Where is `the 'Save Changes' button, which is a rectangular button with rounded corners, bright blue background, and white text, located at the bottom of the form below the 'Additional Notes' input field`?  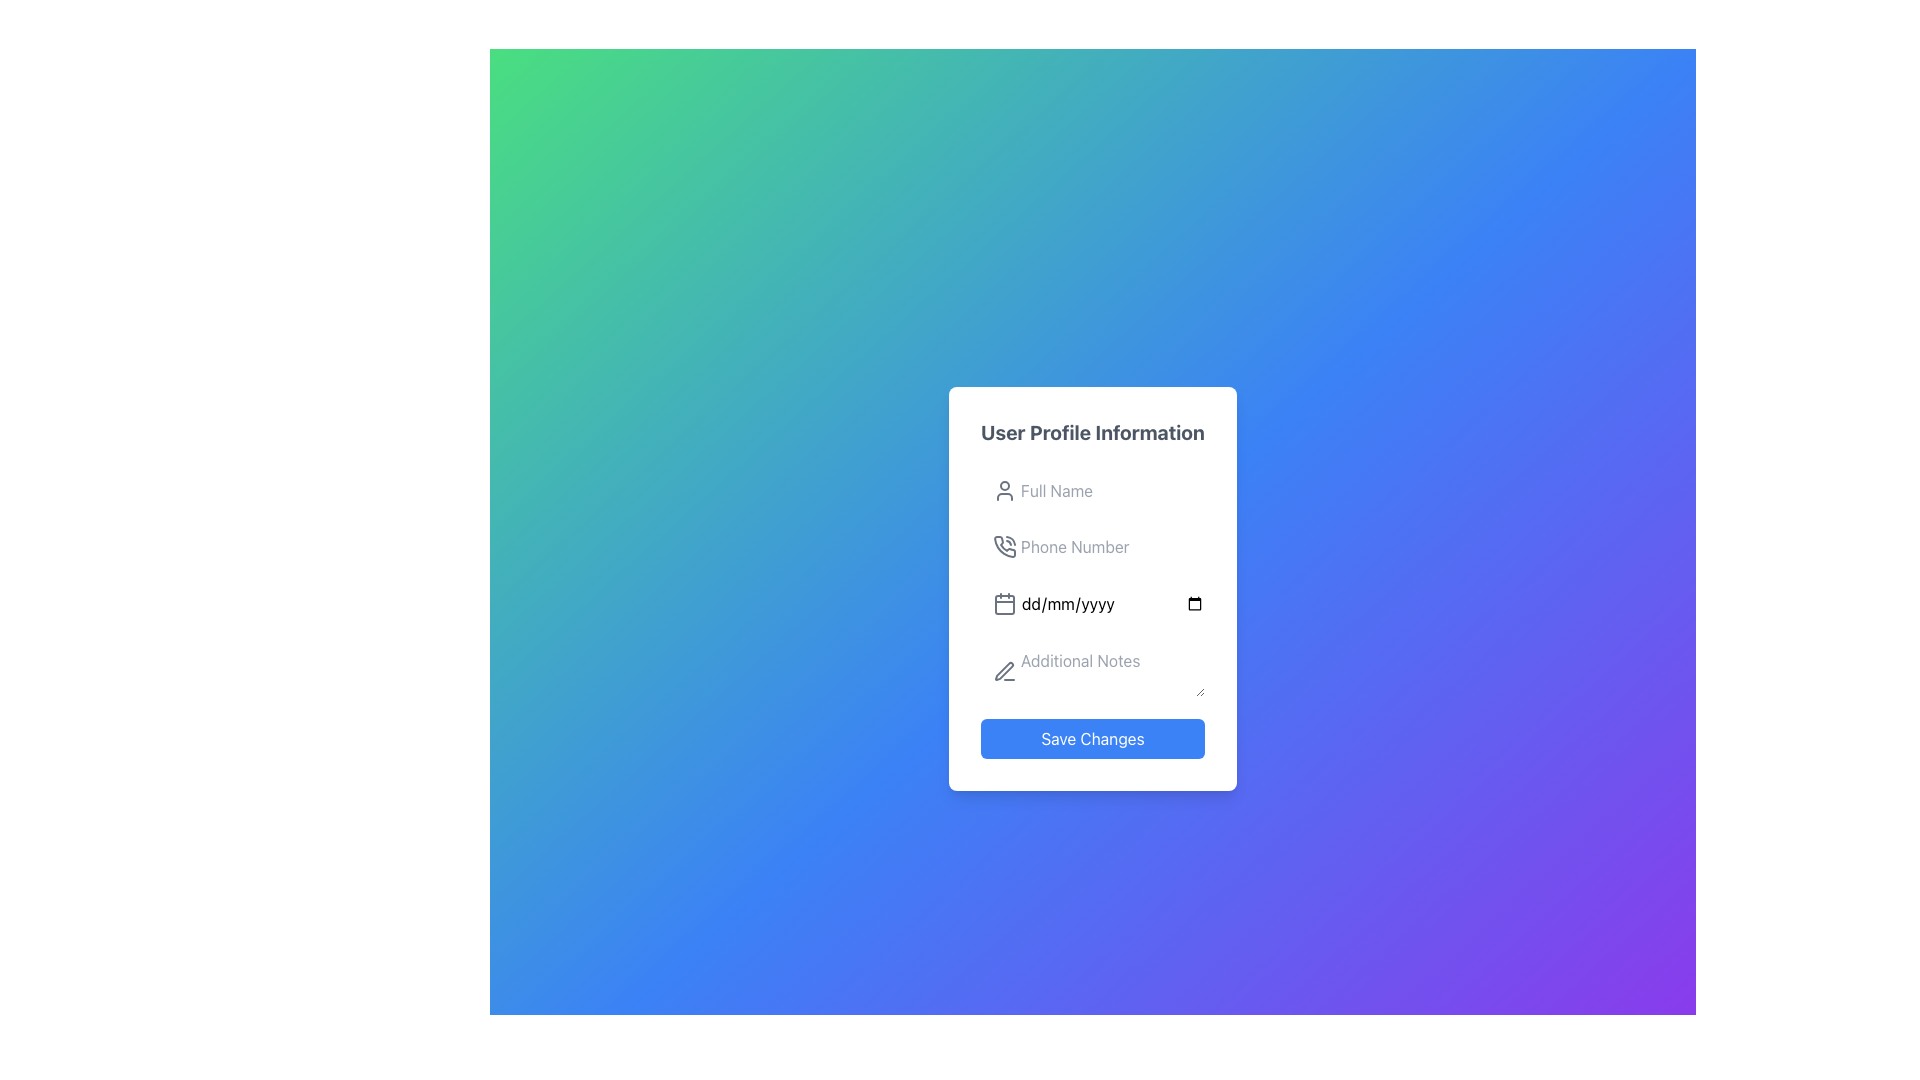
the 'Save Changes' button, which is a rectangular button with rounded corners, bright blue background, and white text, located at the bottom of the form below the 'Additional Notes' input field is located at coordinates (1092, 739).